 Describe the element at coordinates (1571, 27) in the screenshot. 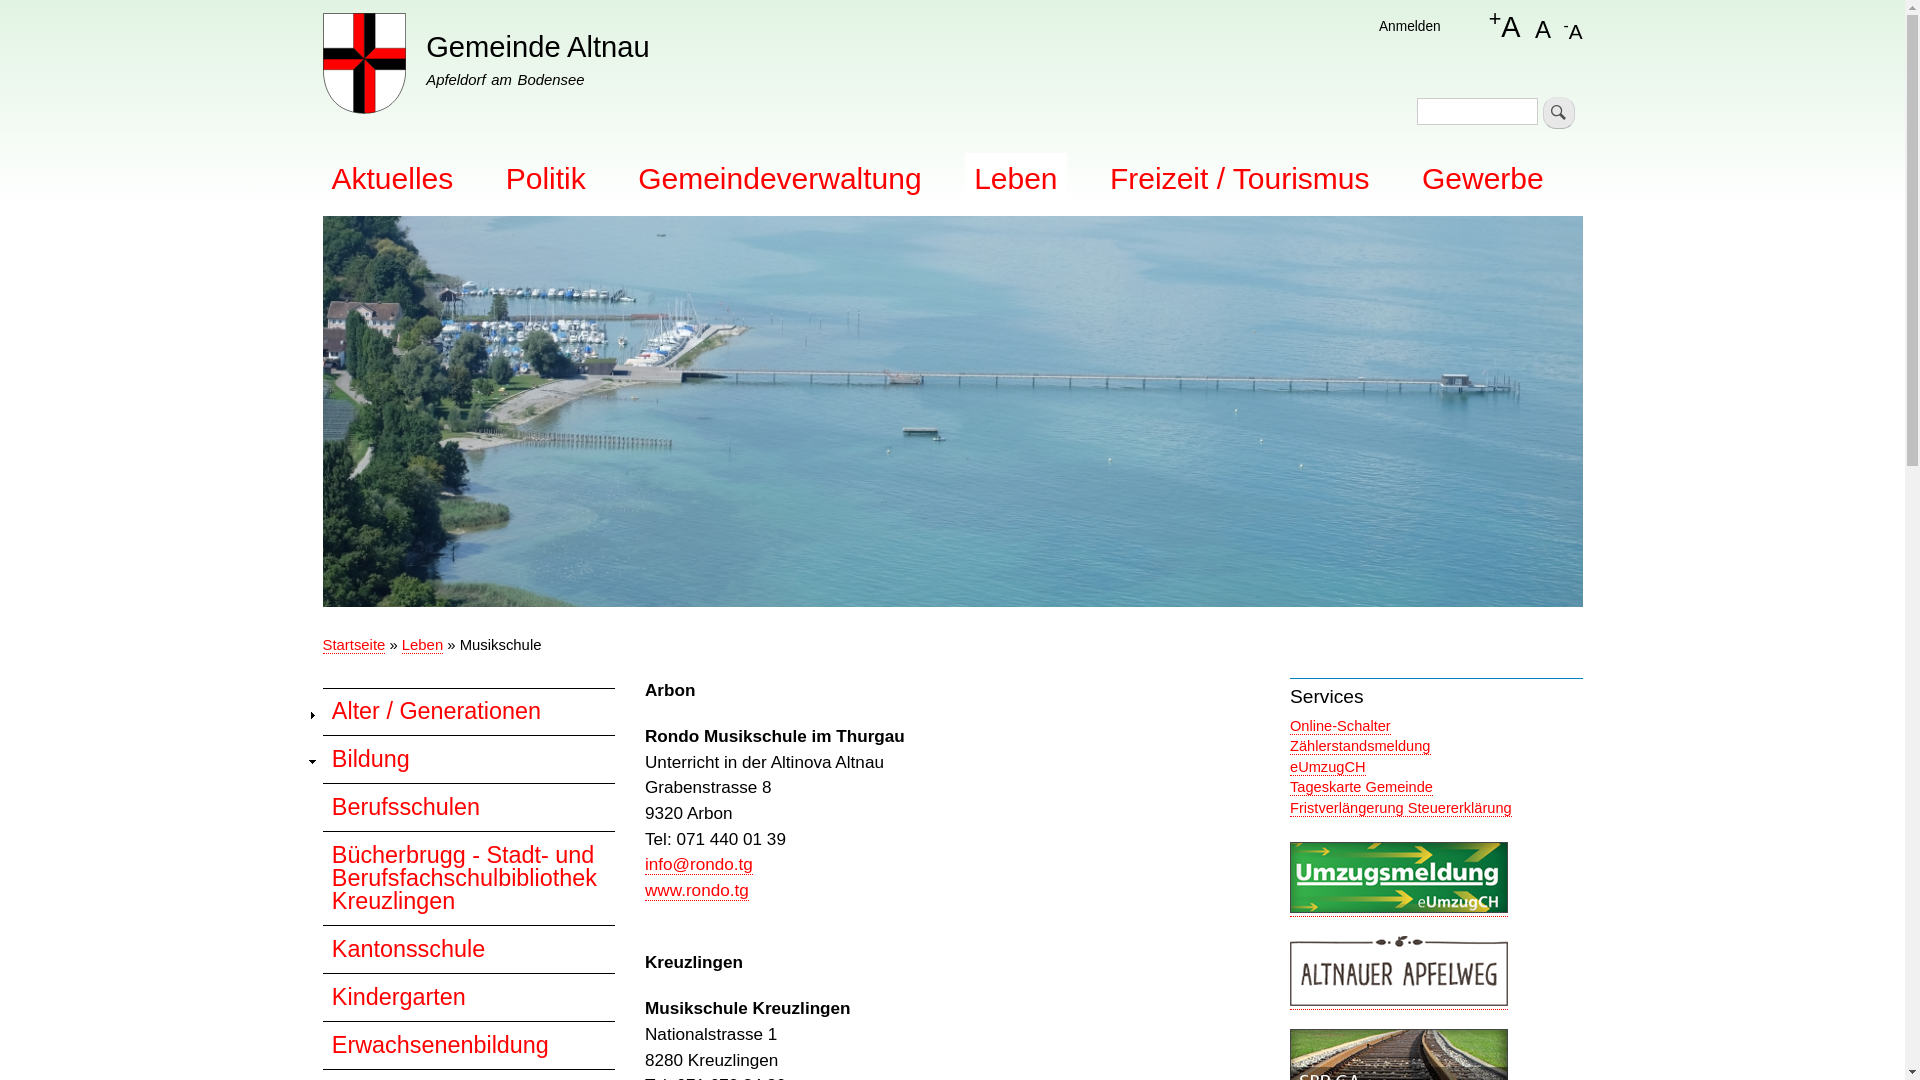

I see `'-A'` at that location.